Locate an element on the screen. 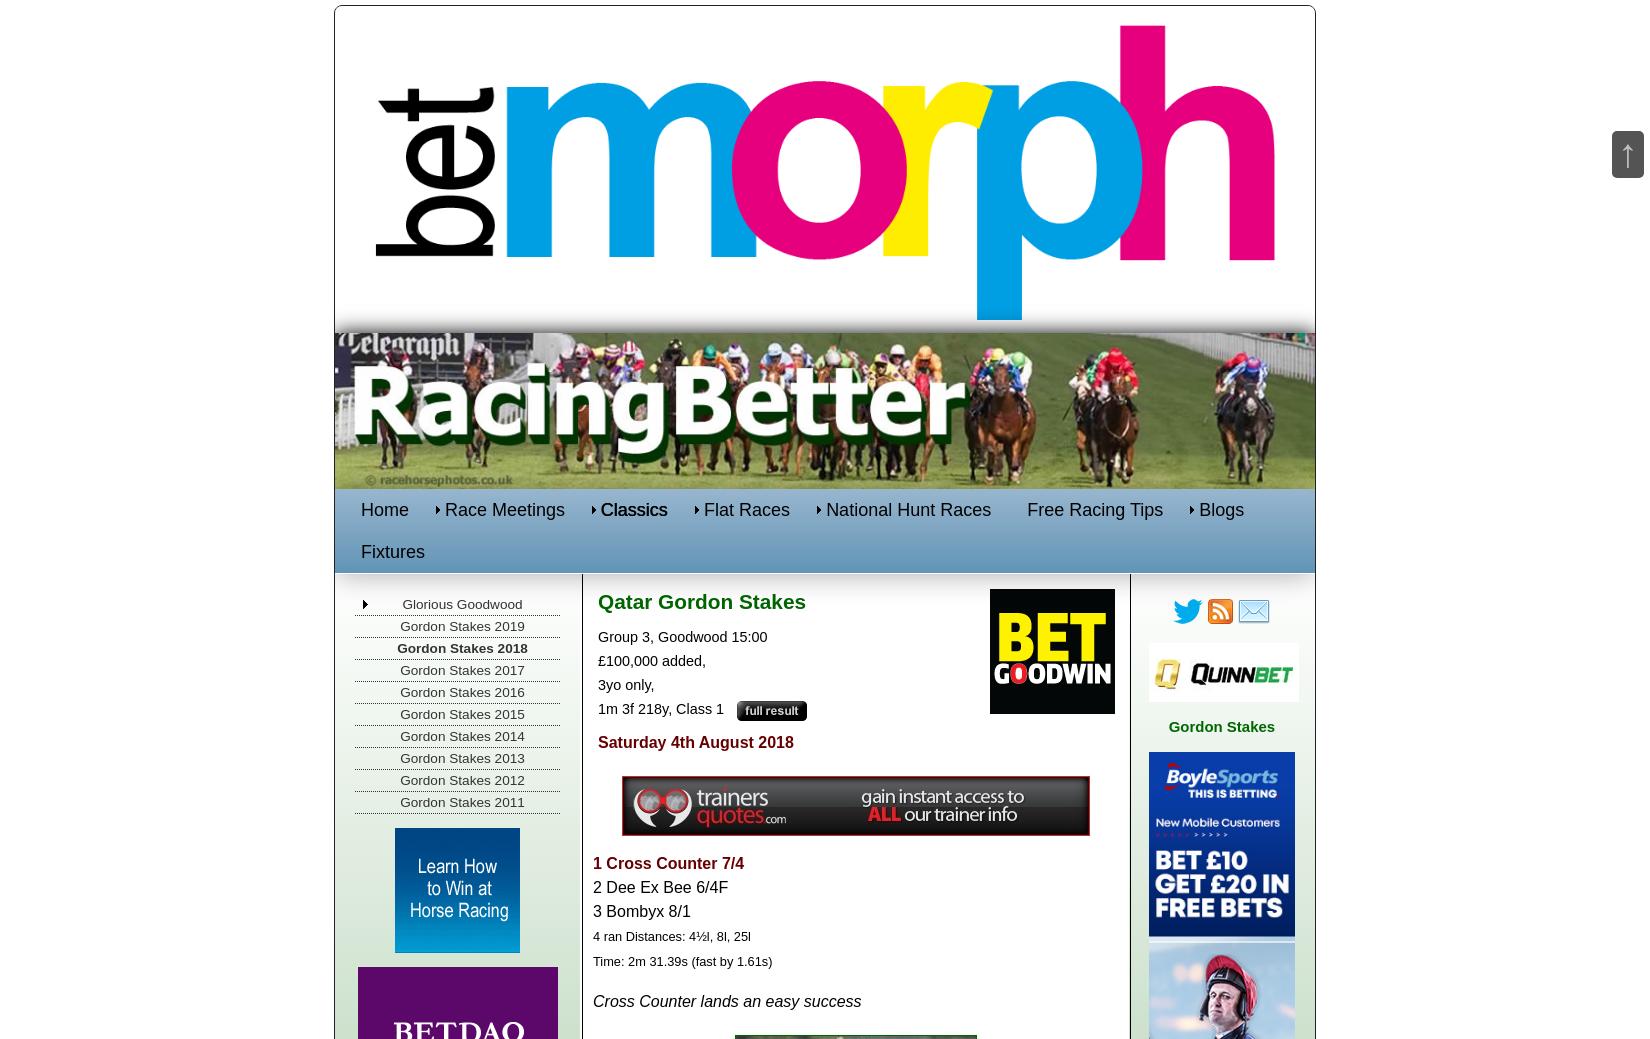  'Time: 2m 31.39s (fast by 1.61s)' is located at coordinates (592, 961).